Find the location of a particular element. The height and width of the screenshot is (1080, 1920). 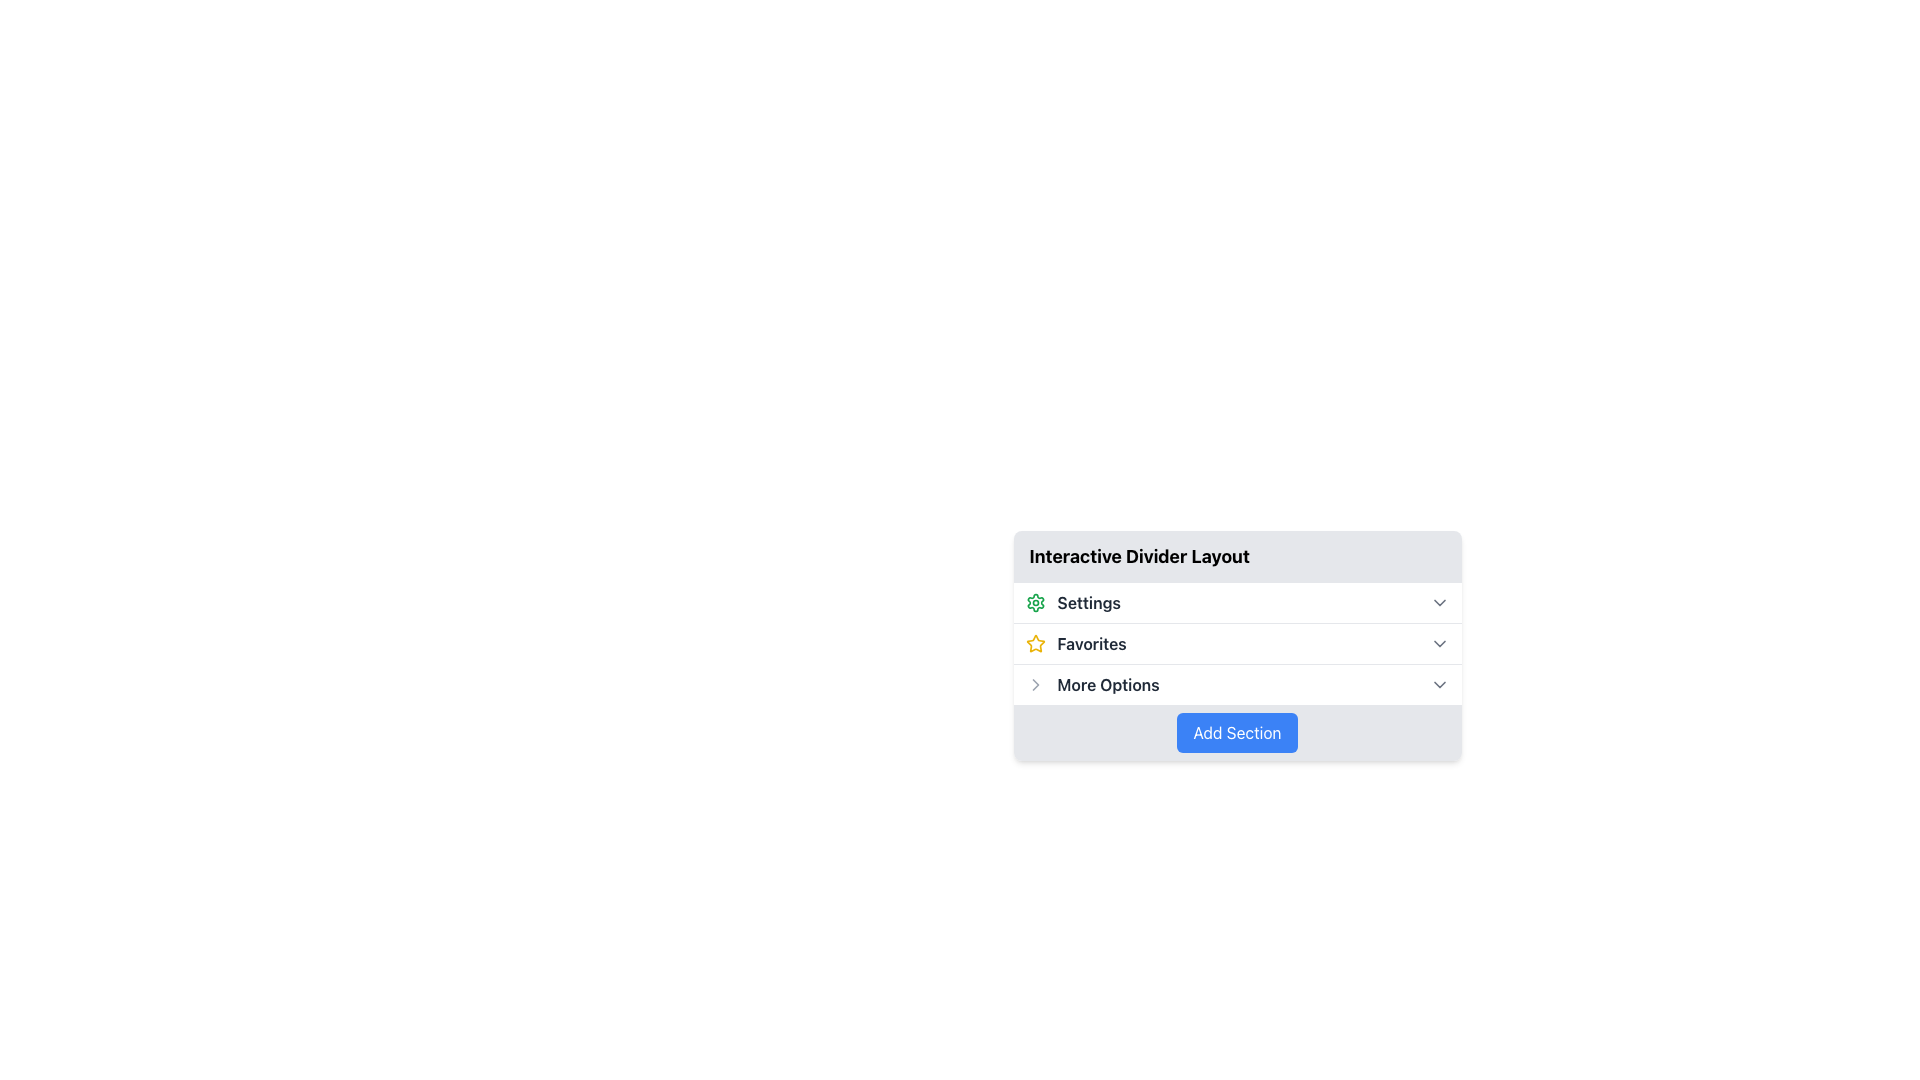

the 'More Options' dropdown option, which is the third option is located at coordinates (1236, 684).